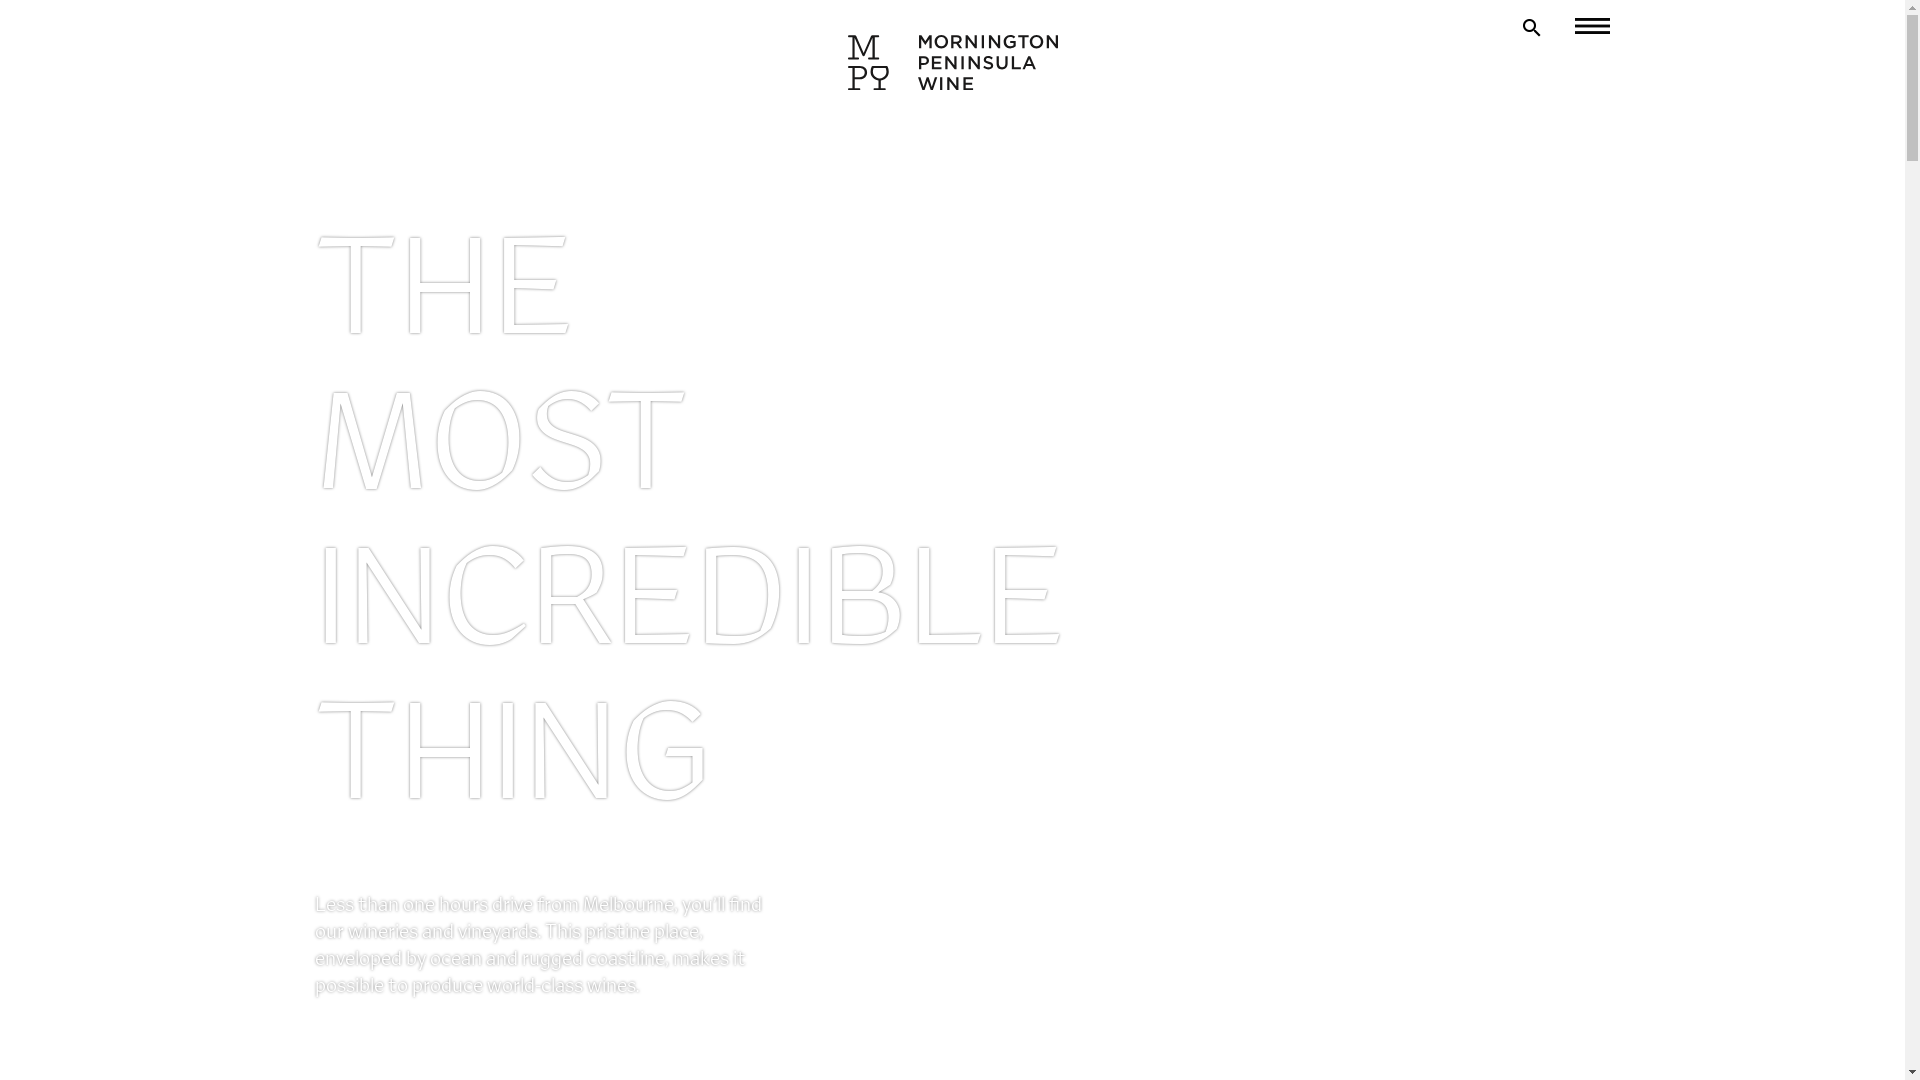  What do you see at coordinates (1578, 26) in the screenshot?
I see `'Toggle navigation'` at bounding box center [1578, 26].